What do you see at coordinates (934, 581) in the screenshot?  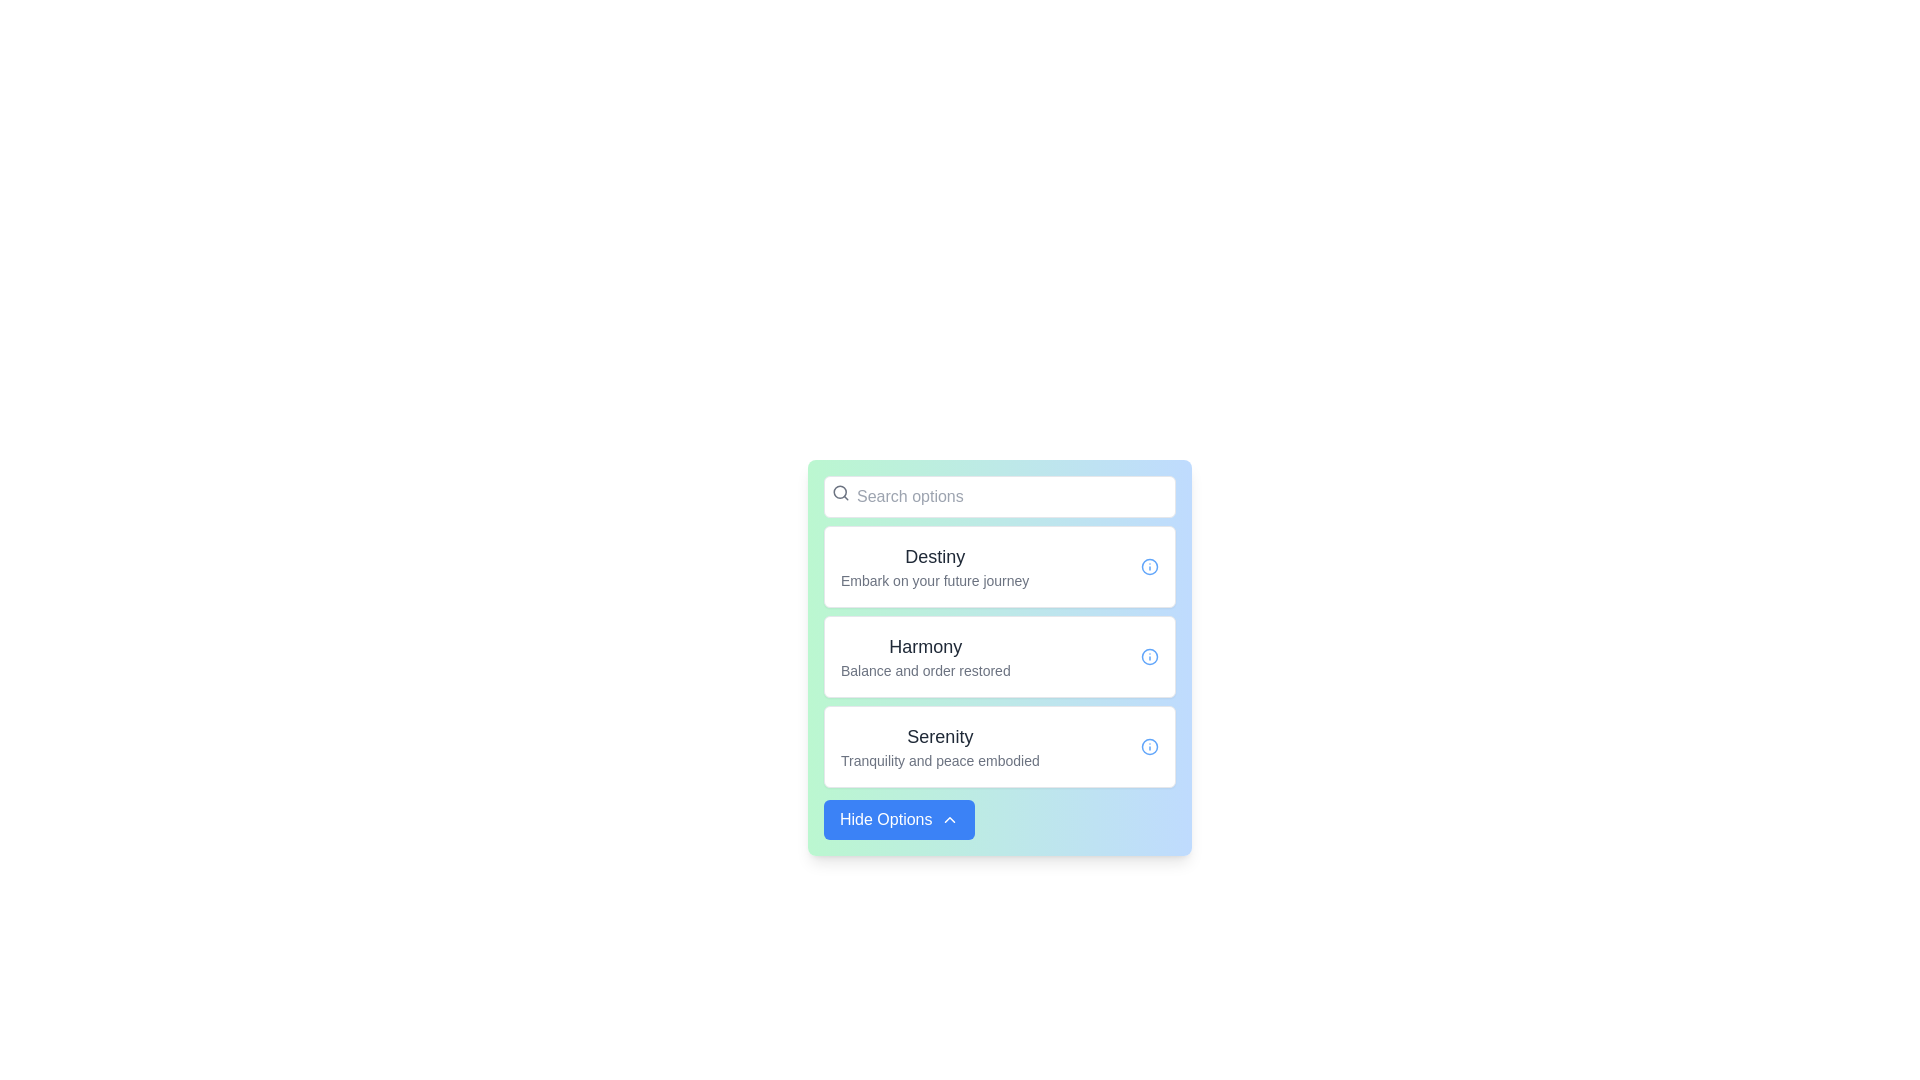 I see `the text label 'Embark on your future journey', which is styled in small, light-gray characters and located below the larger text 'Destiny'. This label is part of the topmost entry in a list of options` at bounding box center [934, 581].